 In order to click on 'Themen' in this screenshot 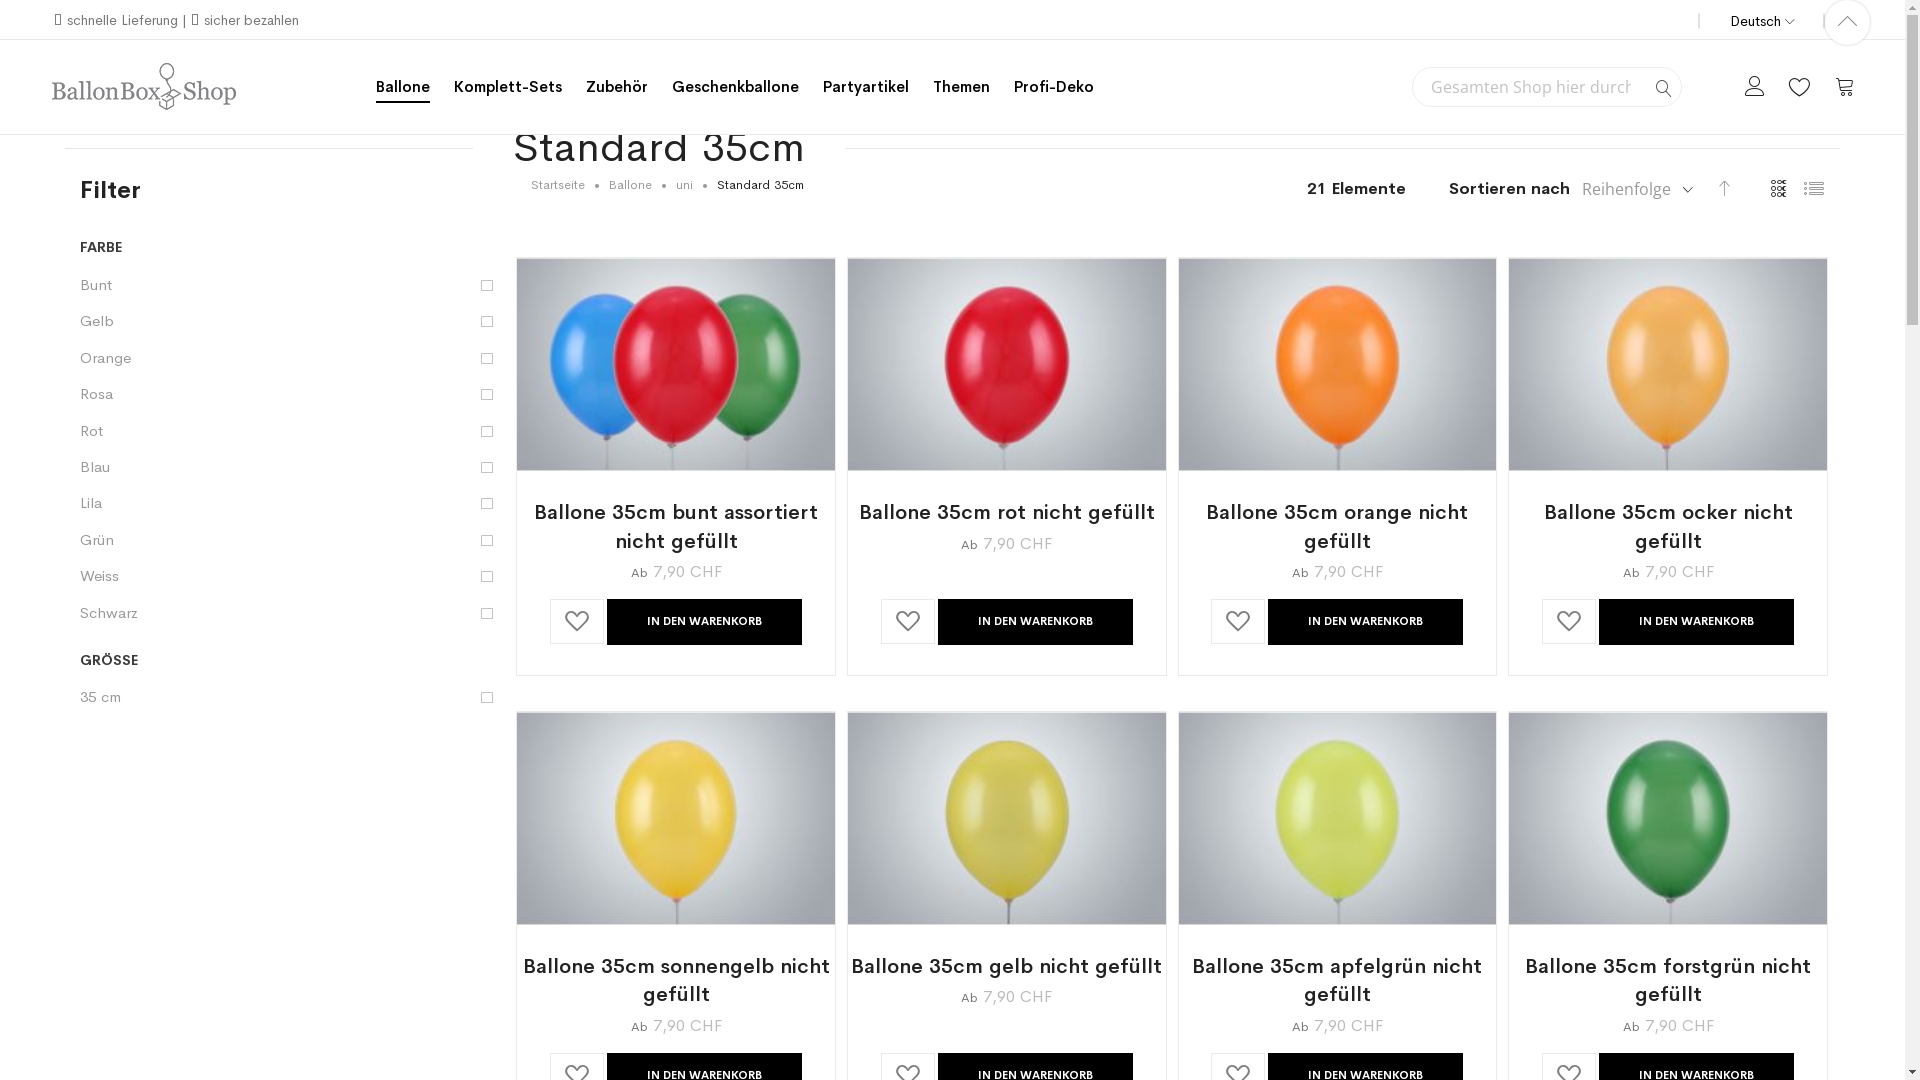, I will do `click(961, 85)`.